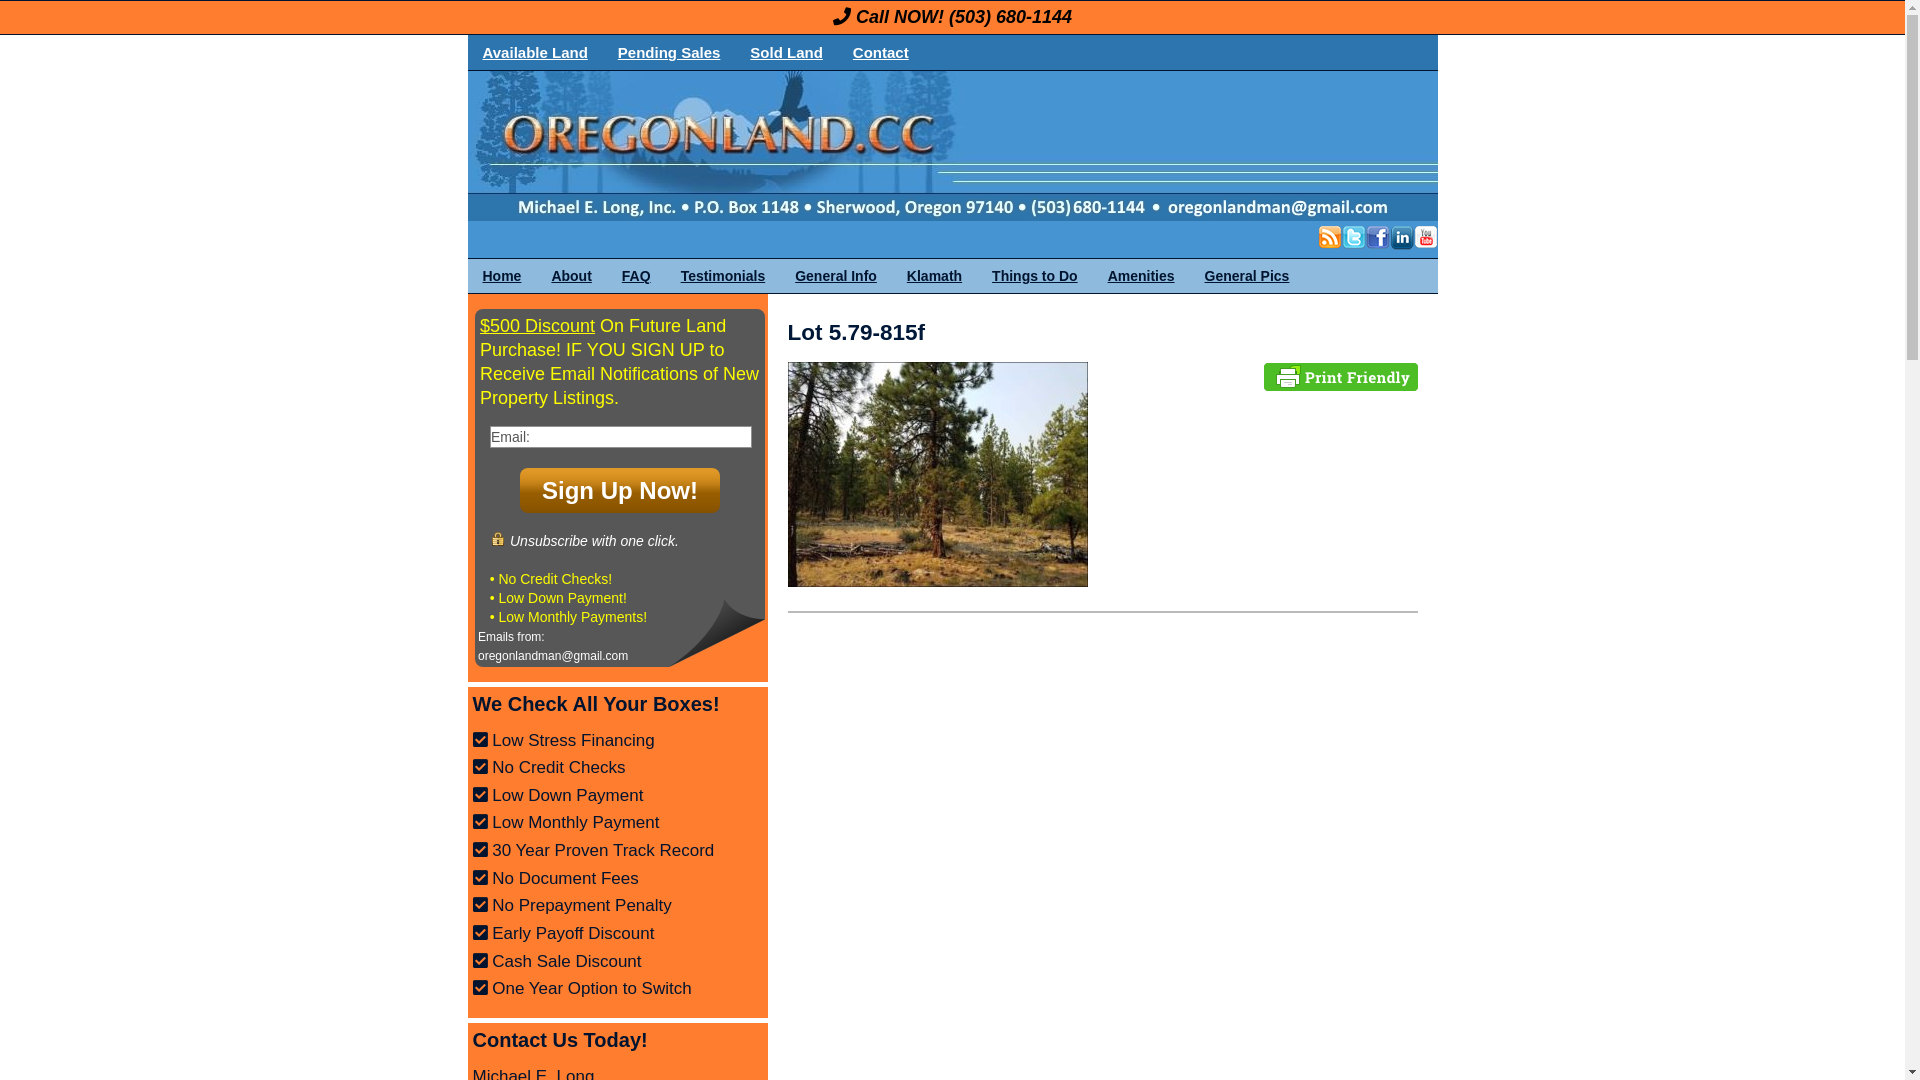 This screenshot has width=1920, height=1080. I want to click on 'Unsubscribe with one click.', so click(583, 538).